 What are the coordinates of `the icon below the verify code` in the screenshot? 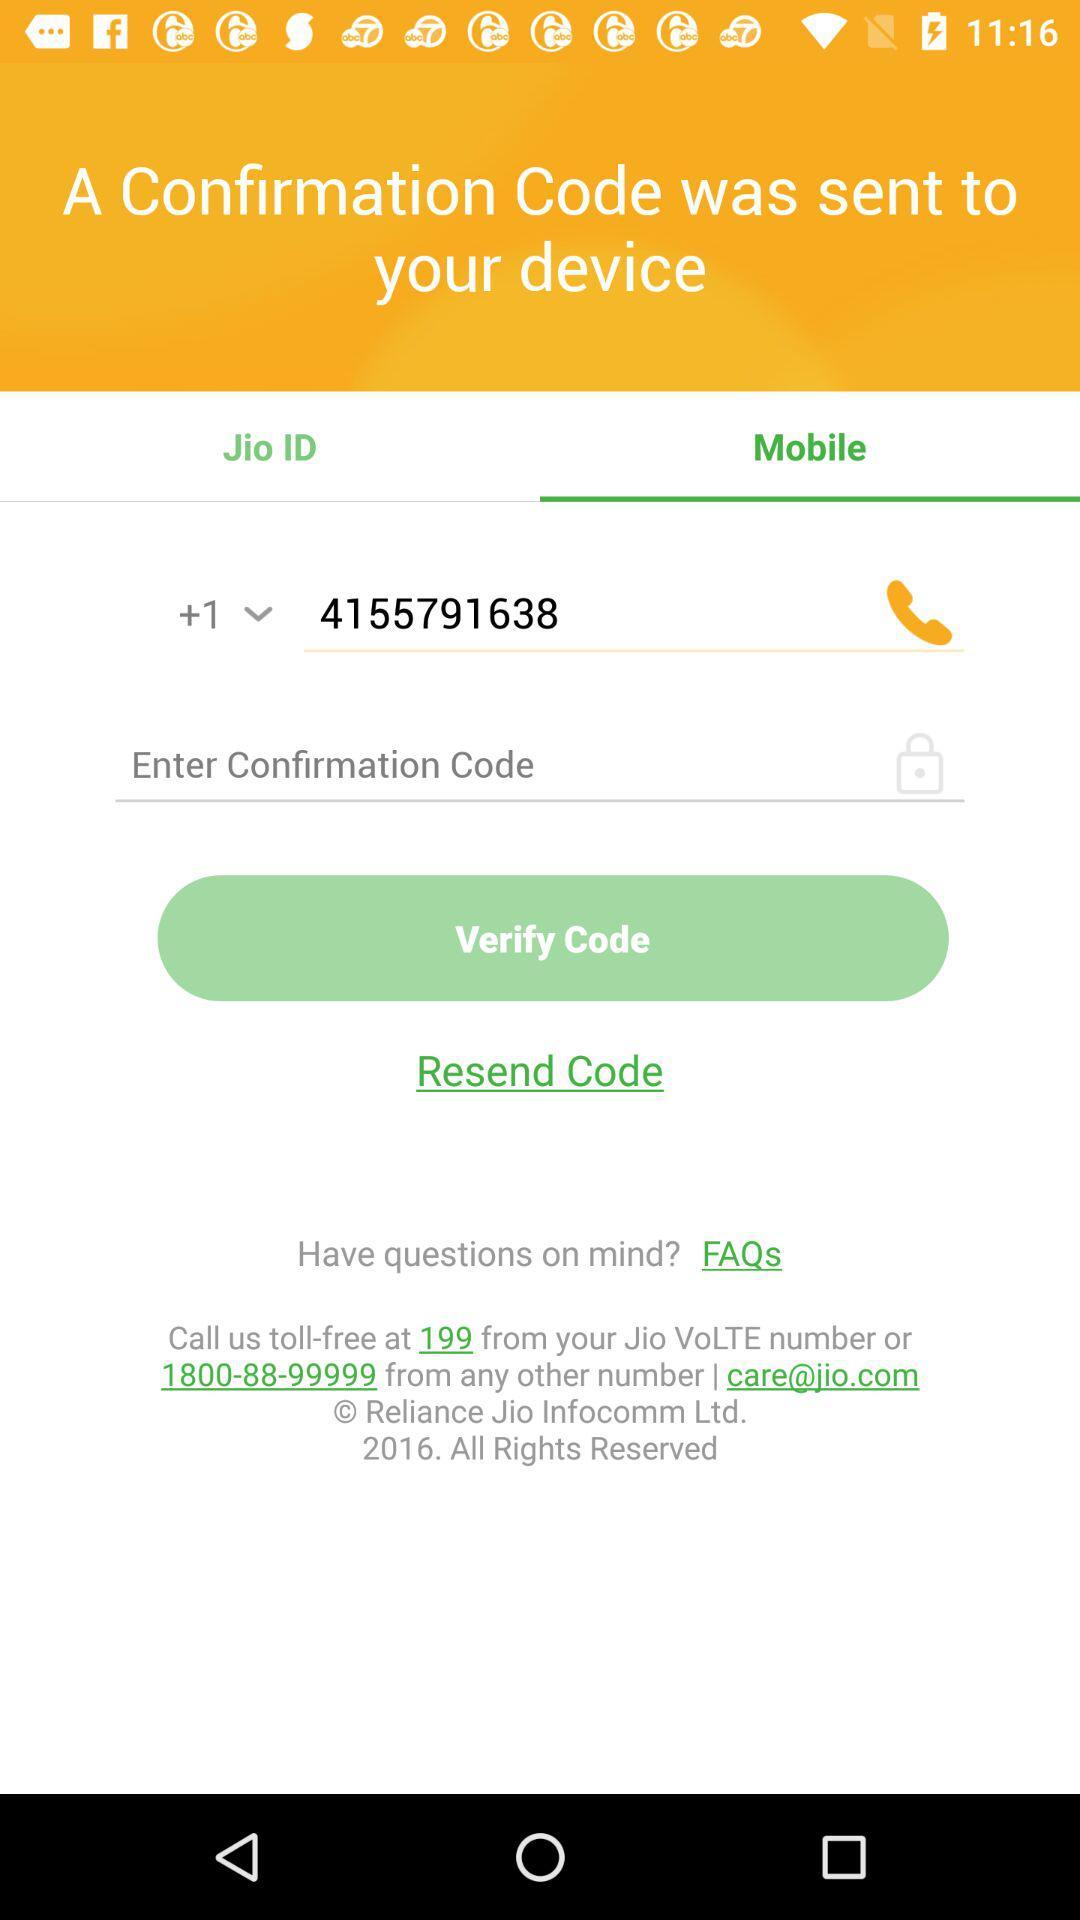 It's located at (540, 1068).